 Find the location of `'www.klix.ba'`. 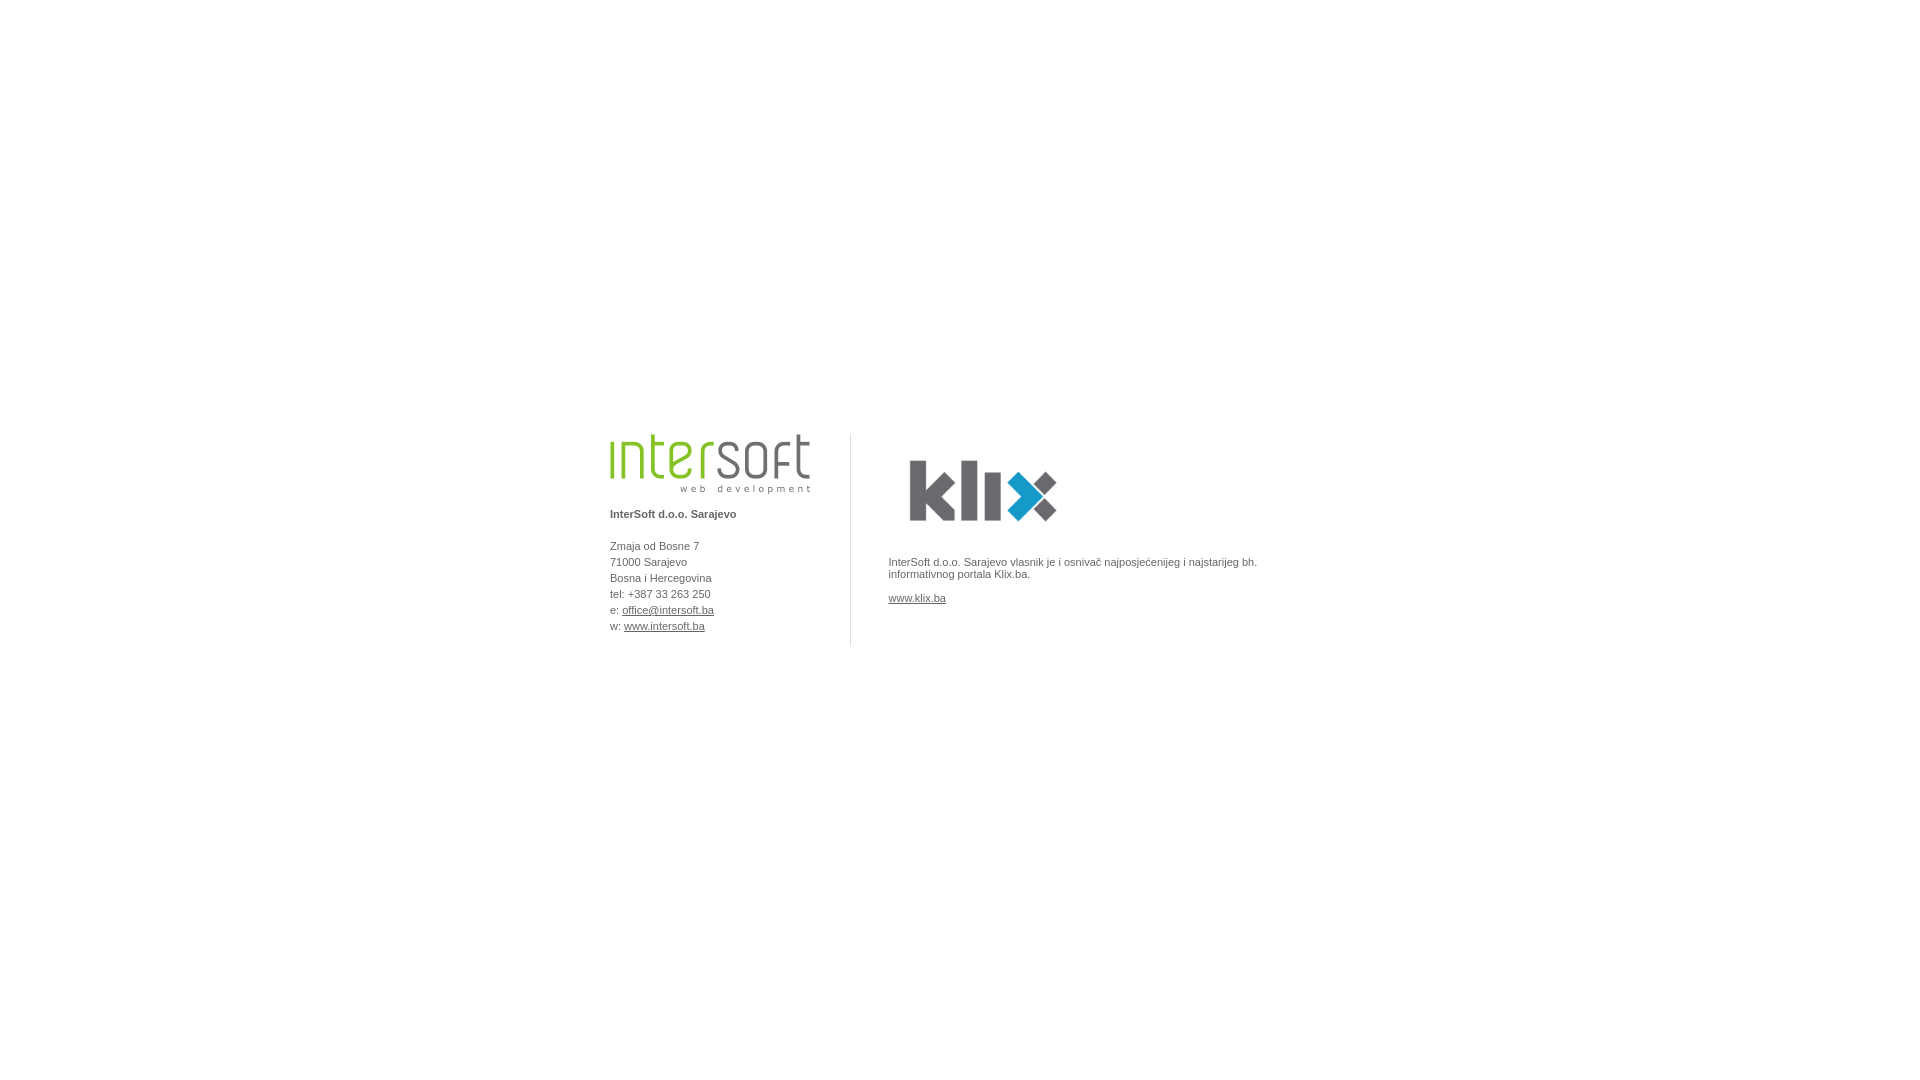

'www.klix.ba' is located at coordinates (887, 596).